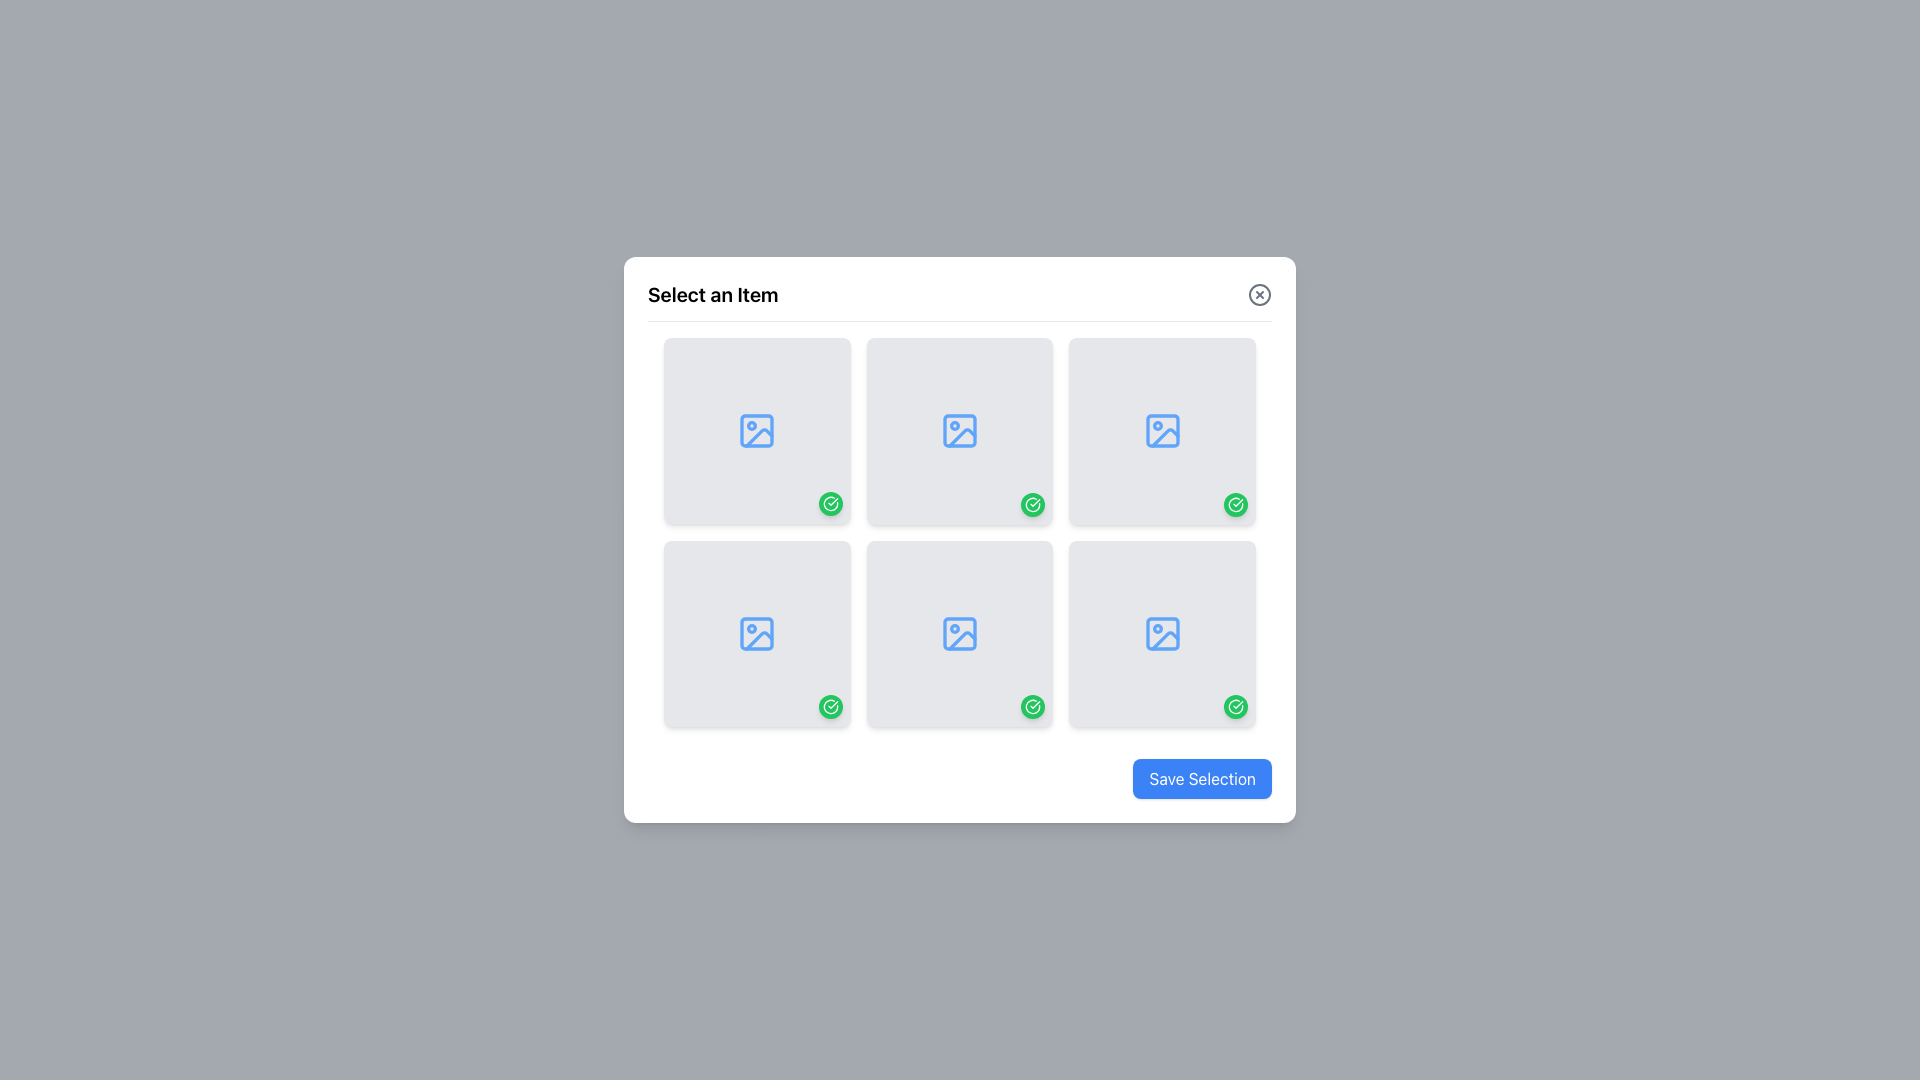 The width and height of the screenshot is (1920, 1080). Describe the element at coordinates (756, 633) in the screenshot. I see `the decorative rectangle within the SVG graphic that represents an image placeholder, located in the first column of the second row of a 3x2 grid layout in a modal dialog` at that location.